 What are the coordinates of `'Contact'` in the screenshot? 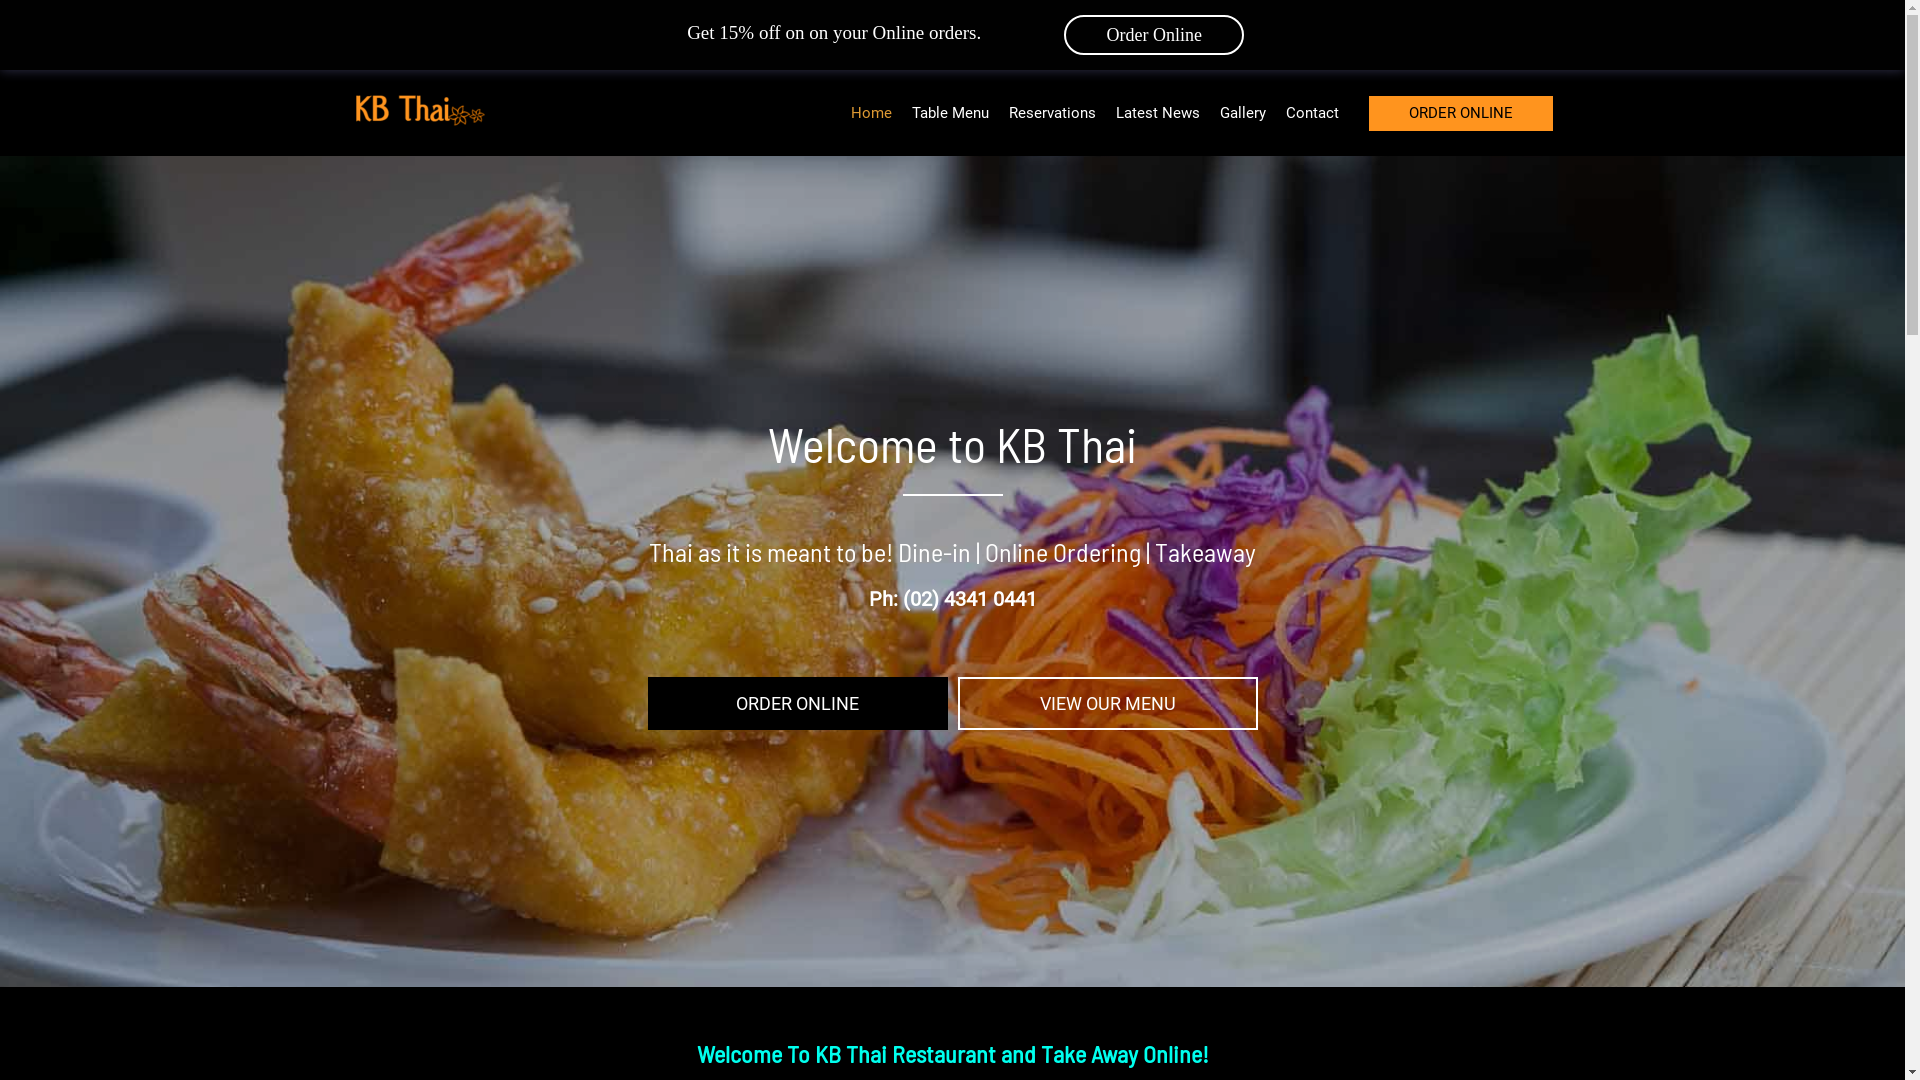 It's located at (1312, 112).